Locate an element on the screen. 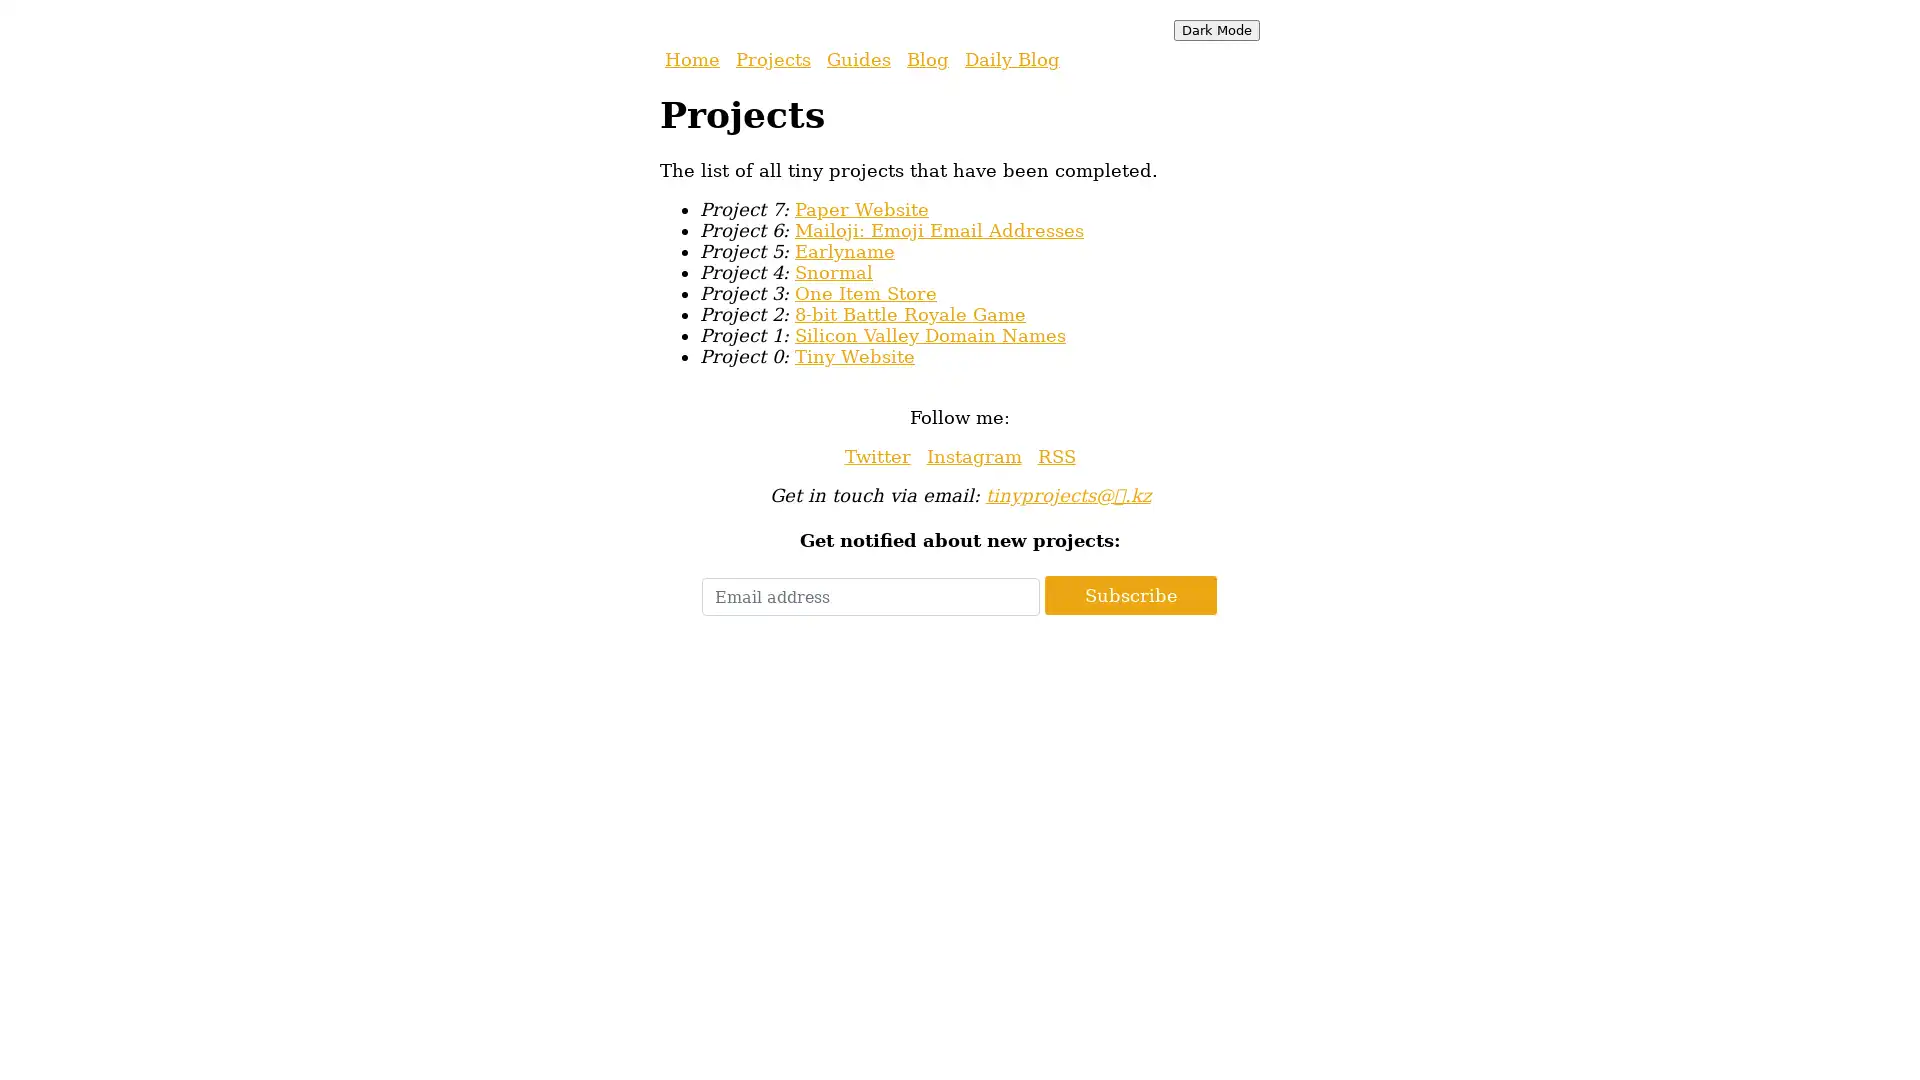 The width and height of the screenshot is (1920, 1080). Dark Mode is located at coordinates (1216, 30).